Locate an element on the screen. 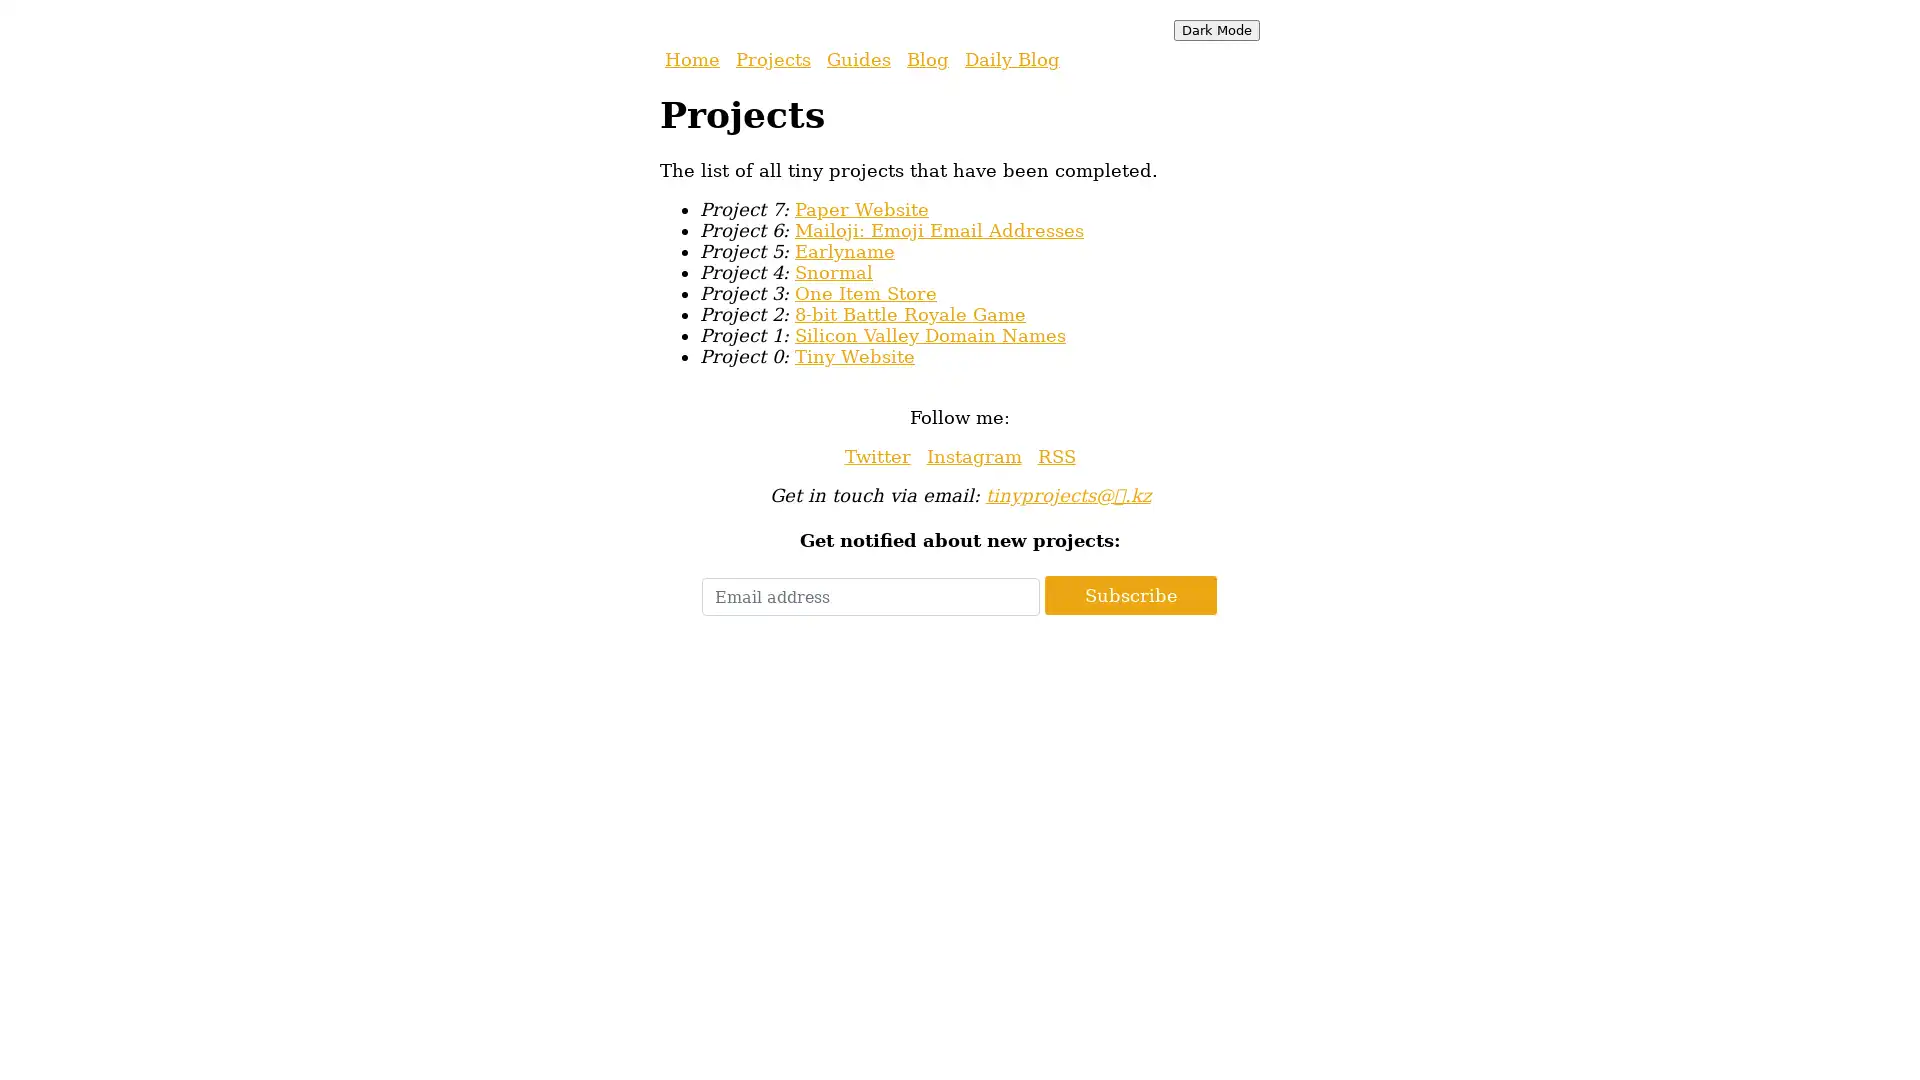 The width and height of the screenshot is (1920, 1080). Dark Mode is located at coordinates (1216, 30).